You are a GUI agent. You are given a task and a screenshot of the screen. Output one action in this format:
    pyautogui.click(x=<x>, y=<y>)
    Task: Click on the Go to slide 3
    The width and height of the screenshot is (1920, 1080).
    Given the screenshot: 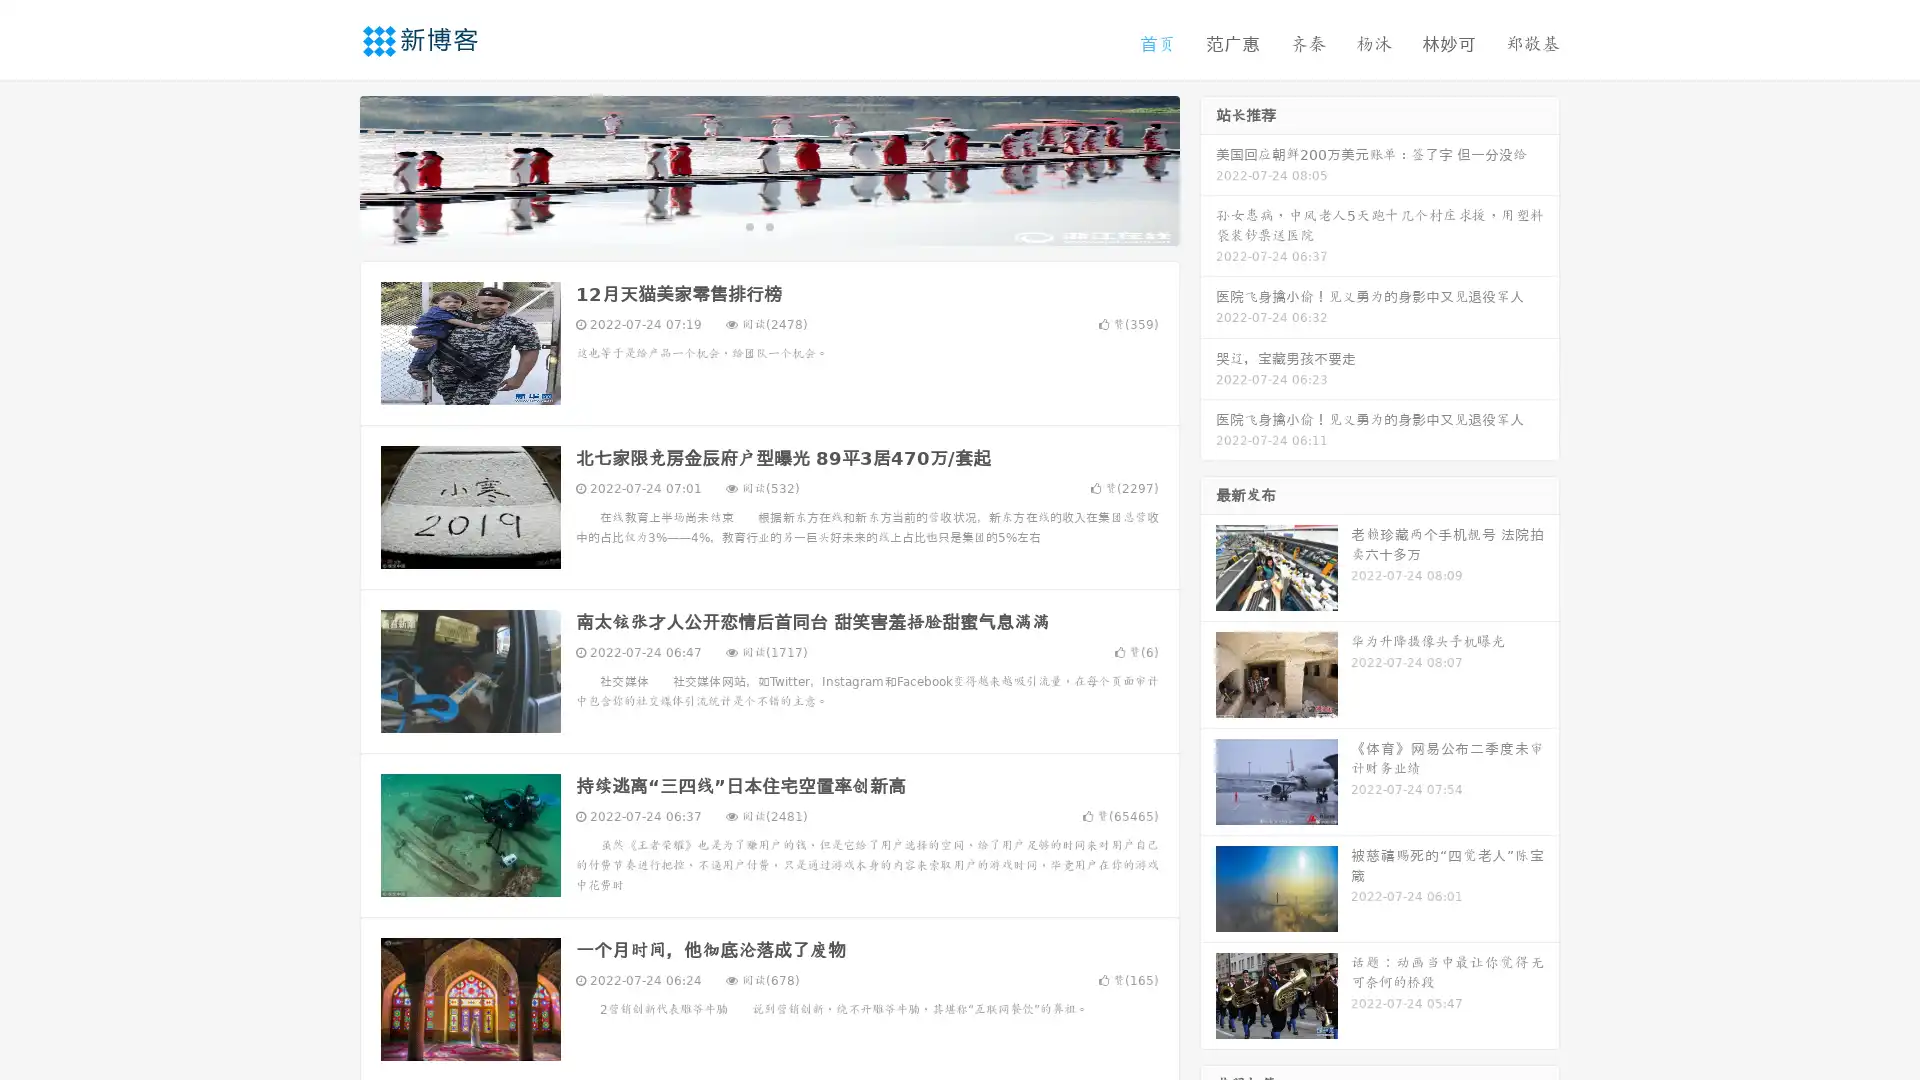 What is the action you would take?
    pyautogui.click(x=789, y=225)
    